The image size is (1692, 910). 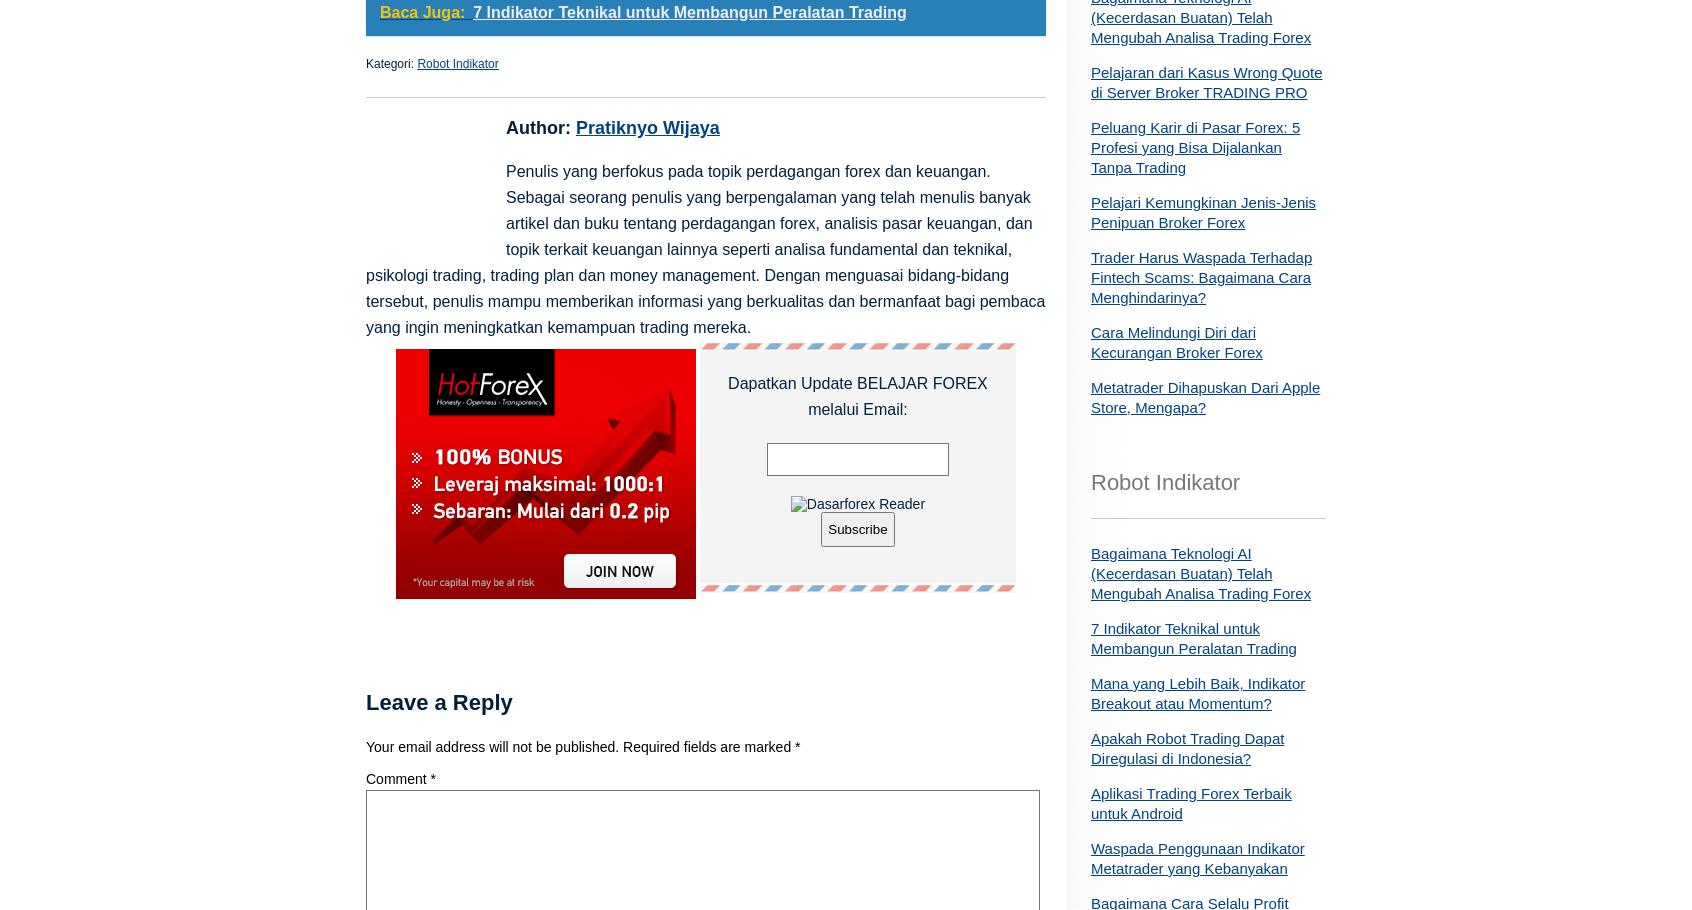 I want to click on 'Aplikasi Trading Forex Terbaik untuk Android', so click(x=1091, y=802).